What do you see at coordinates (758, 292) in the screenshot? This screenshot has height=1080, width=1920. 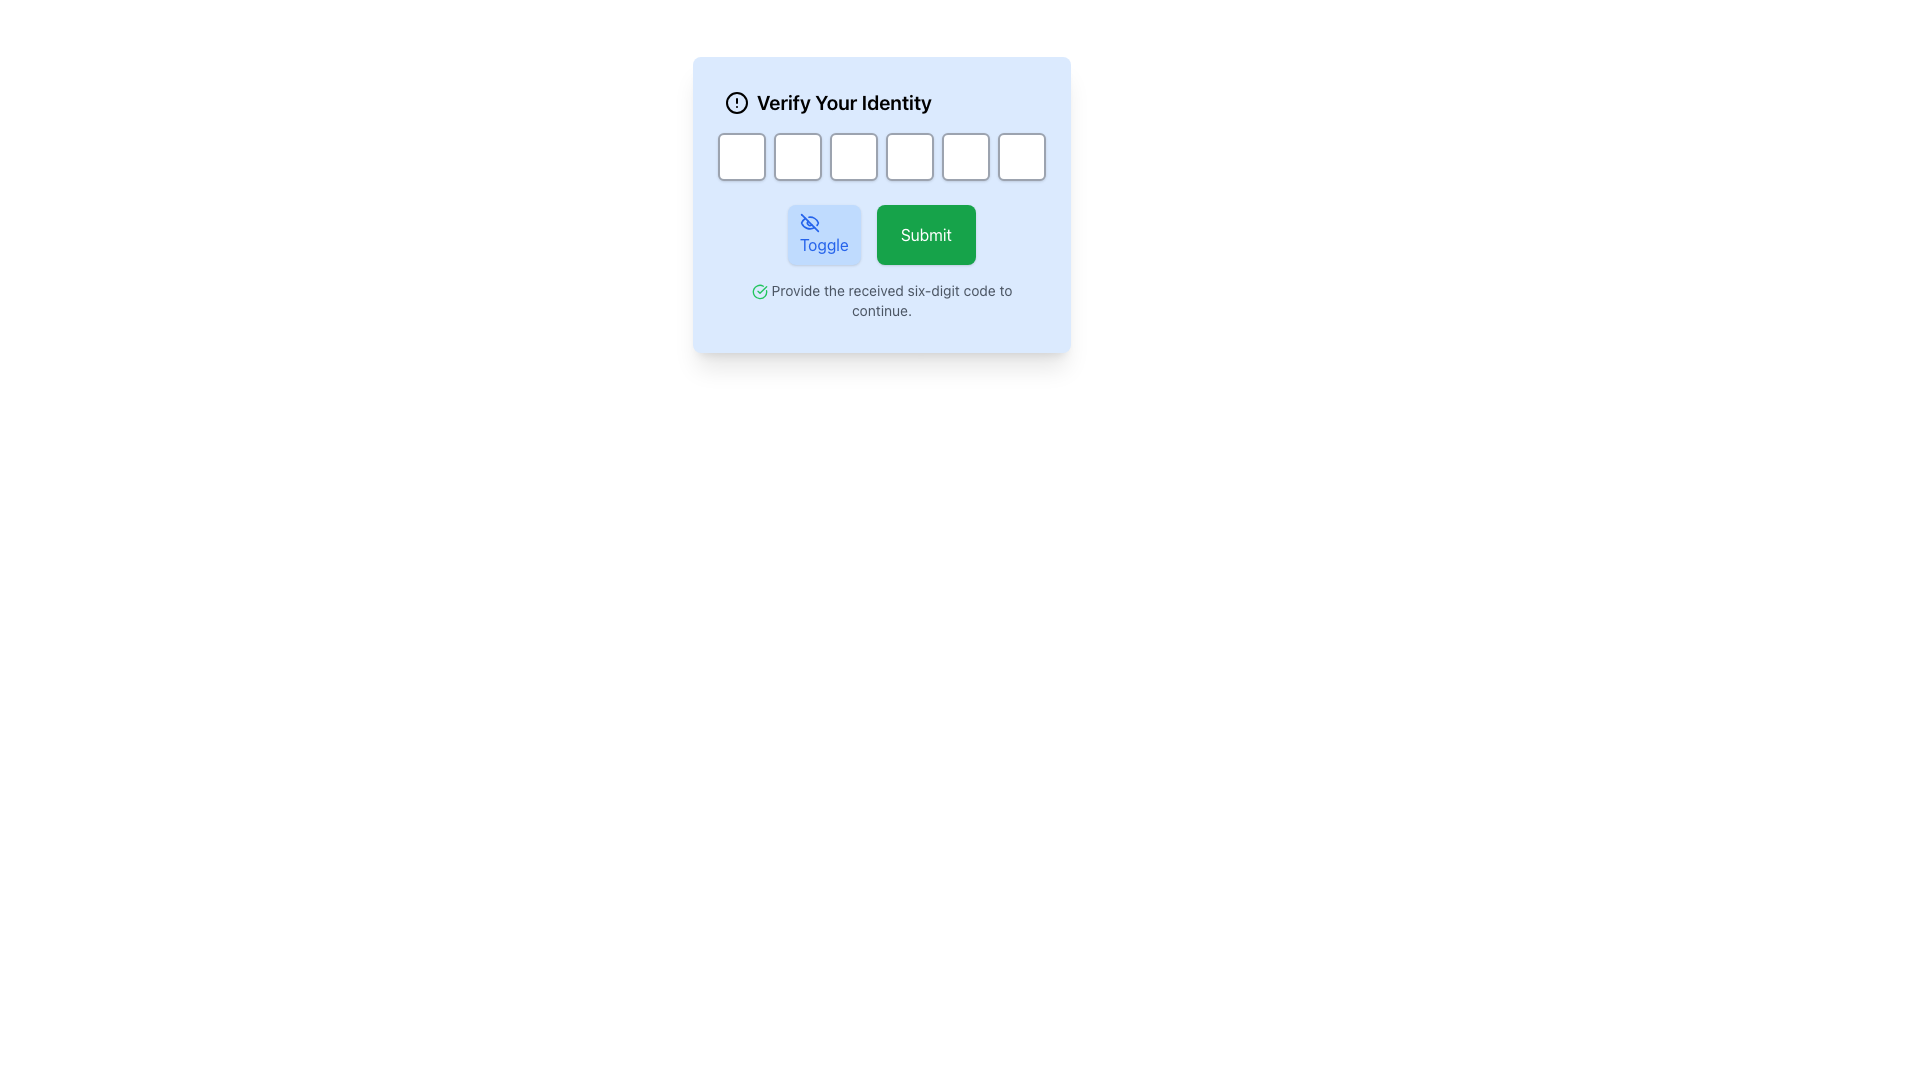 I see `the affirmation icon located to the left of the text 'Provide the received six-digit code to continue.'` at bounding box center [758, 292].